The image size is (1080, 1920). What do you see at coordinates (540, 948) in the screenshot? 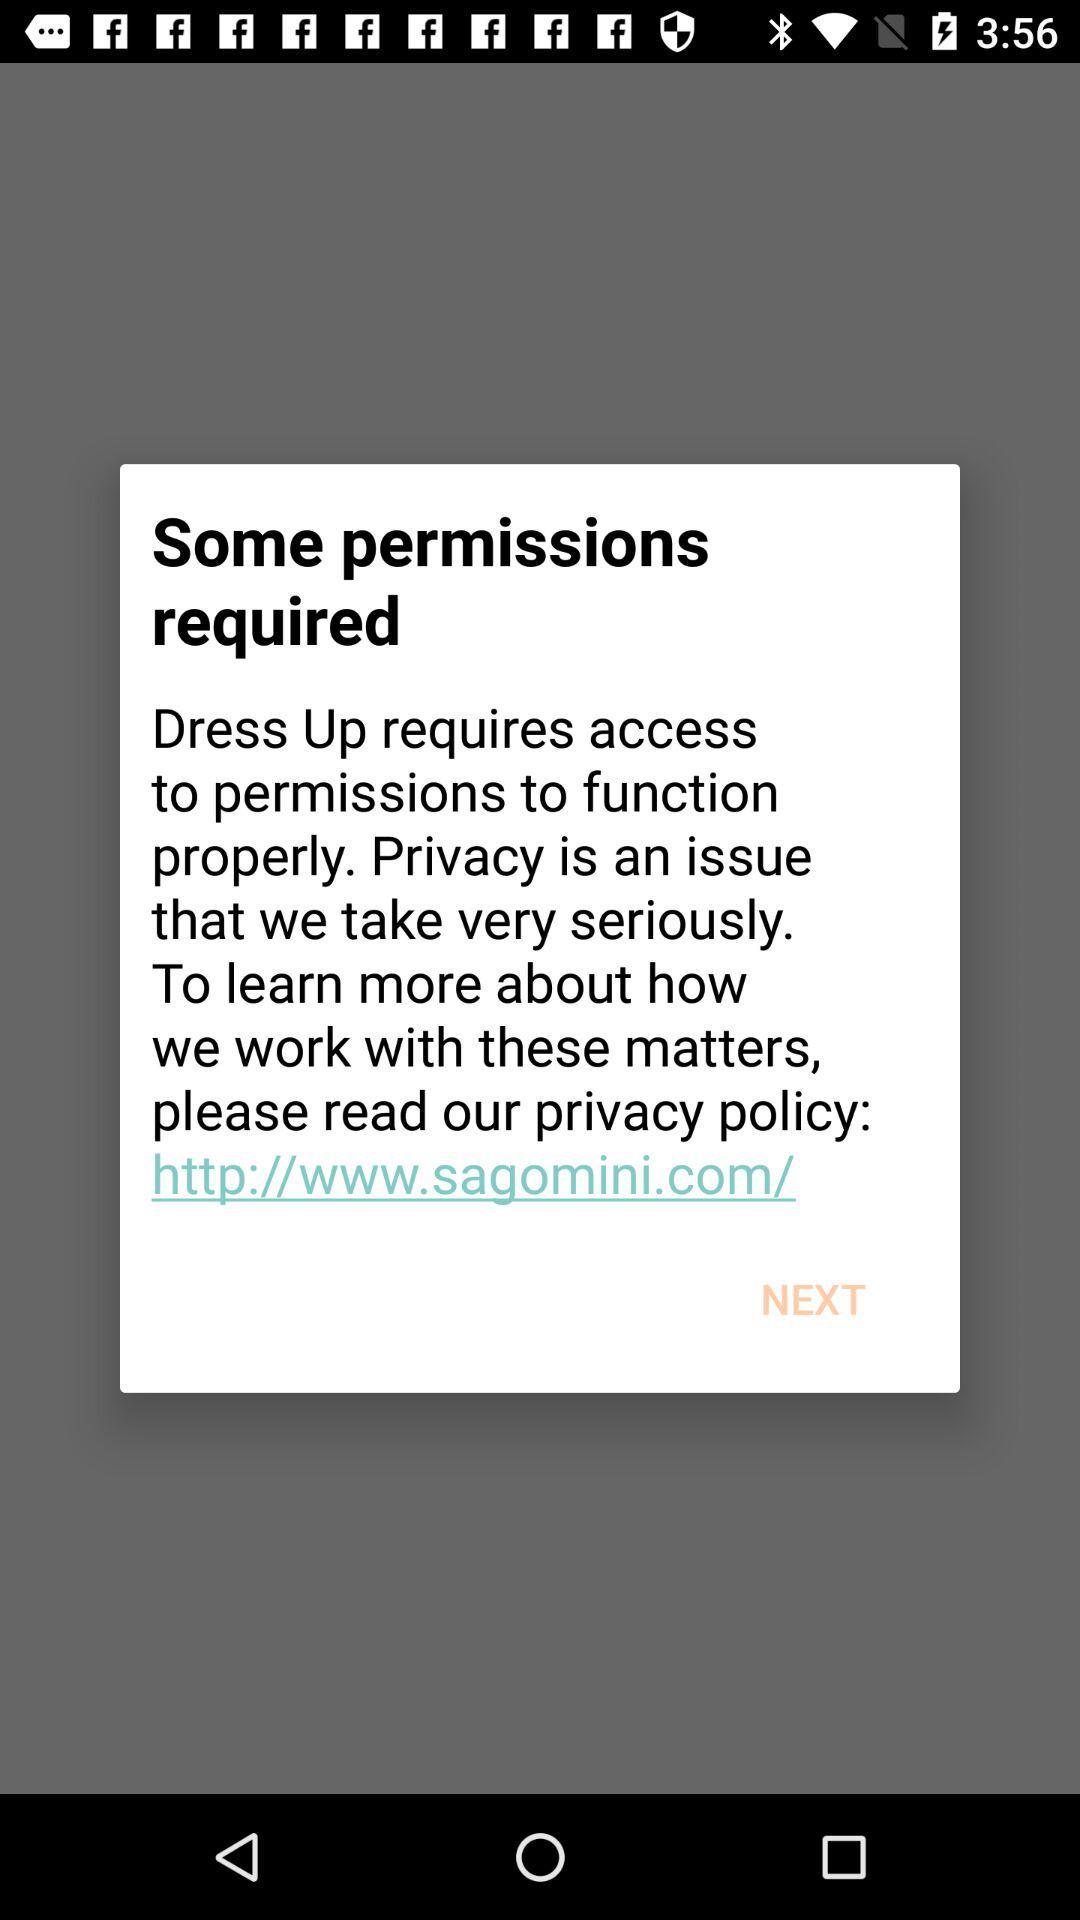
I see `app at the center` at bounding box center [540, 948].